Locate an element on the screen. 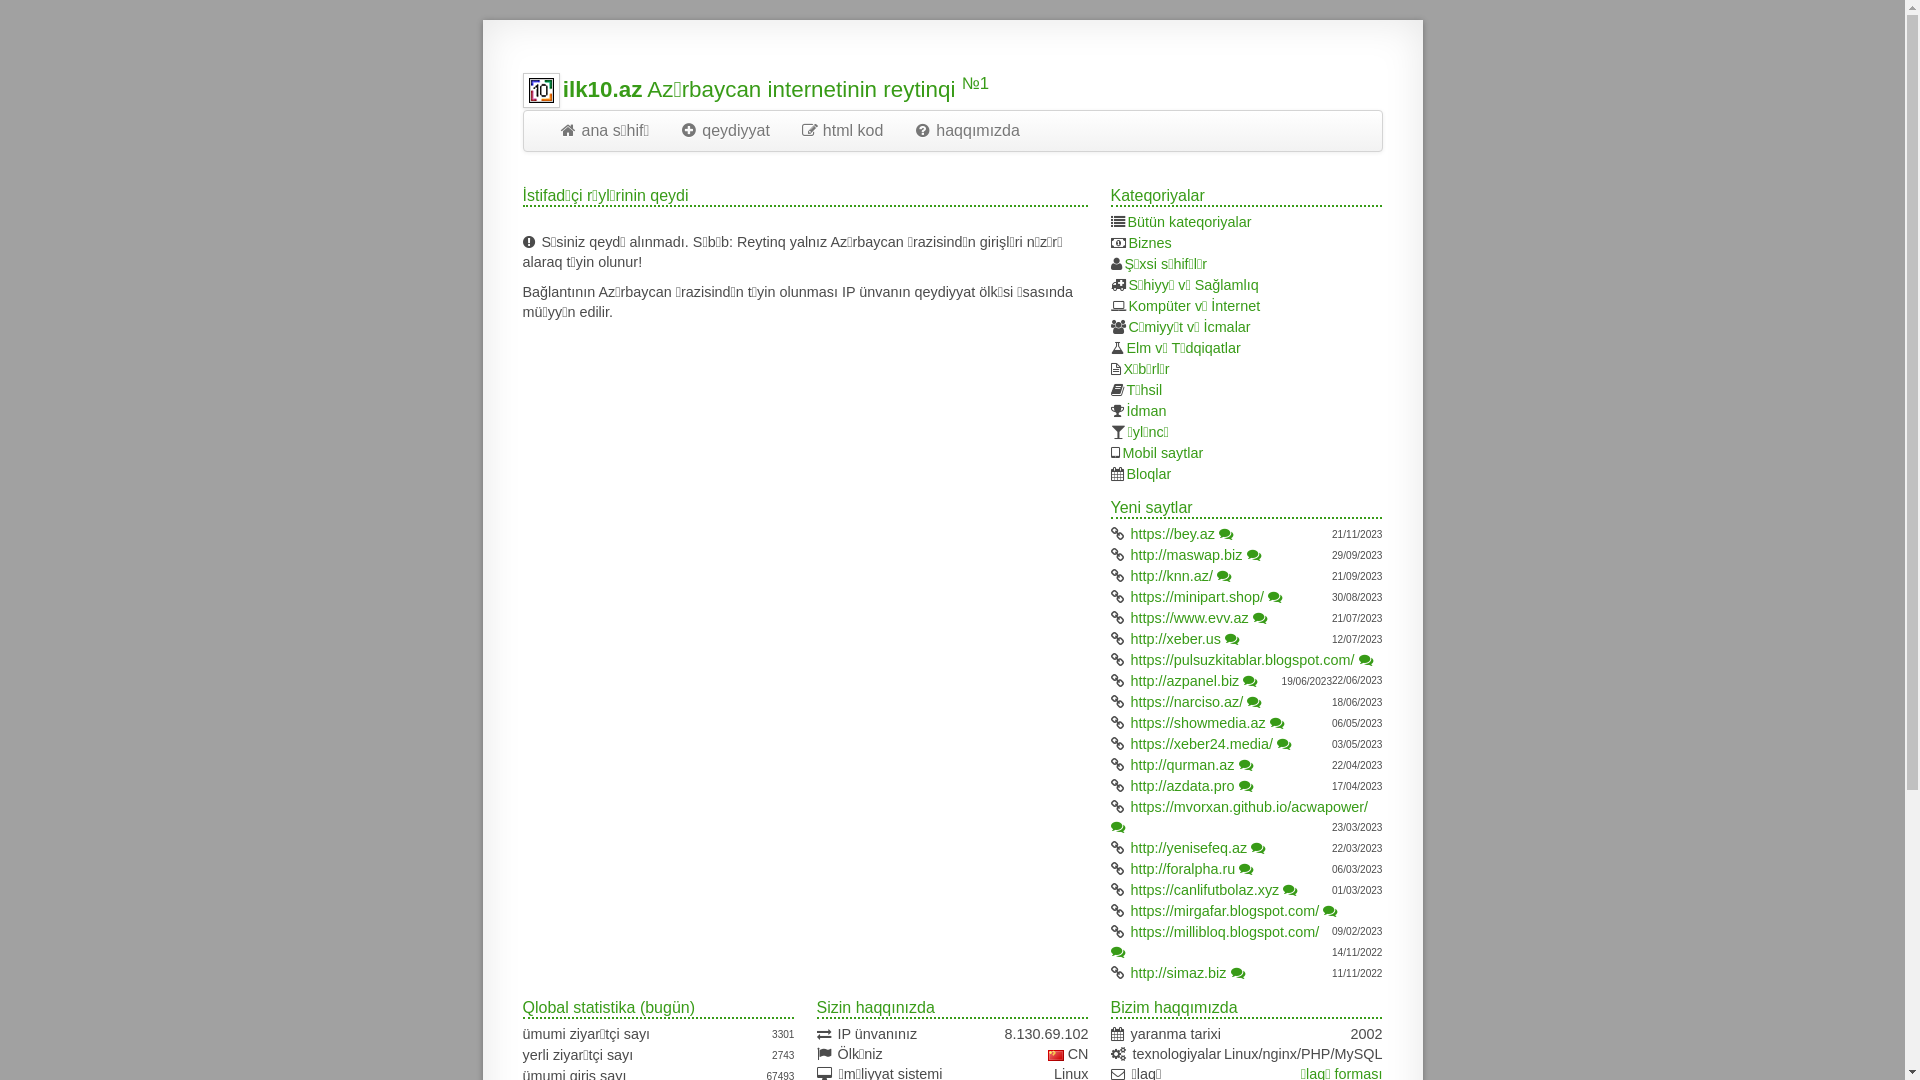 This screenshot has width=1920, height=1080. 'http://yenisefeq.az' is located at coordinates (1189, 848).